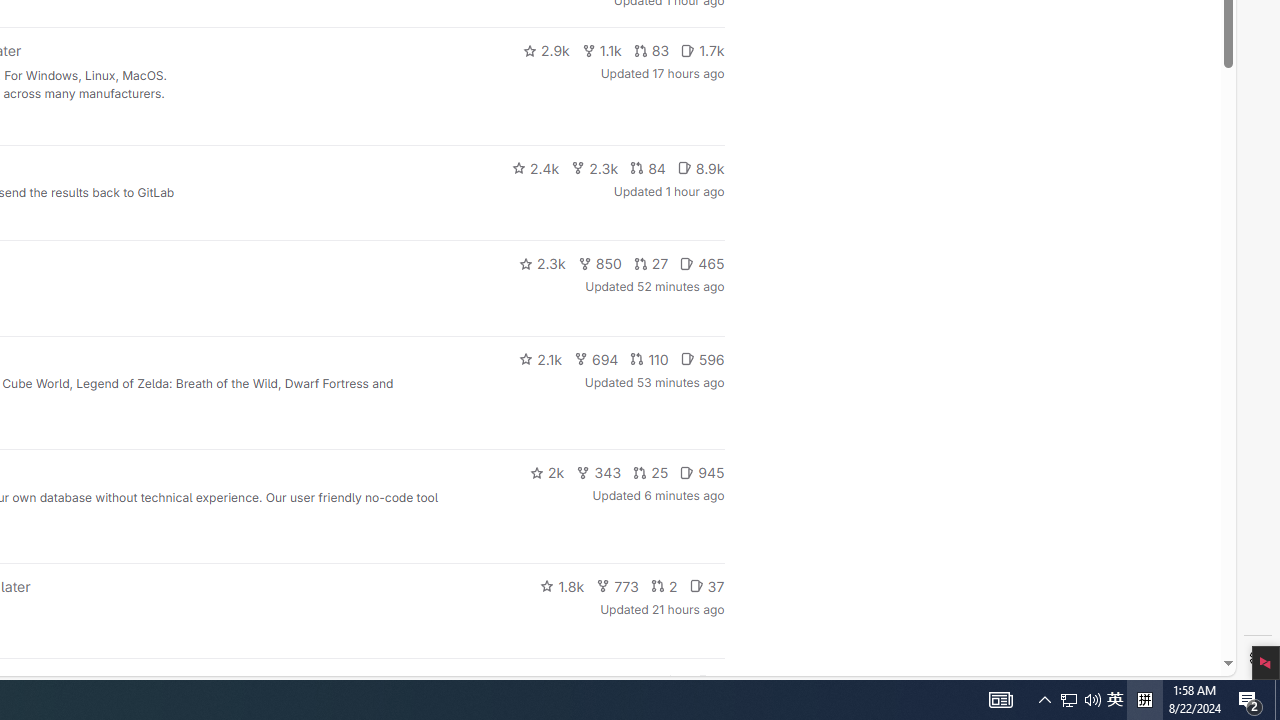  Describe the element at coordinates (540, 357) in the screenshot. I see `'2.1k'` at that location.